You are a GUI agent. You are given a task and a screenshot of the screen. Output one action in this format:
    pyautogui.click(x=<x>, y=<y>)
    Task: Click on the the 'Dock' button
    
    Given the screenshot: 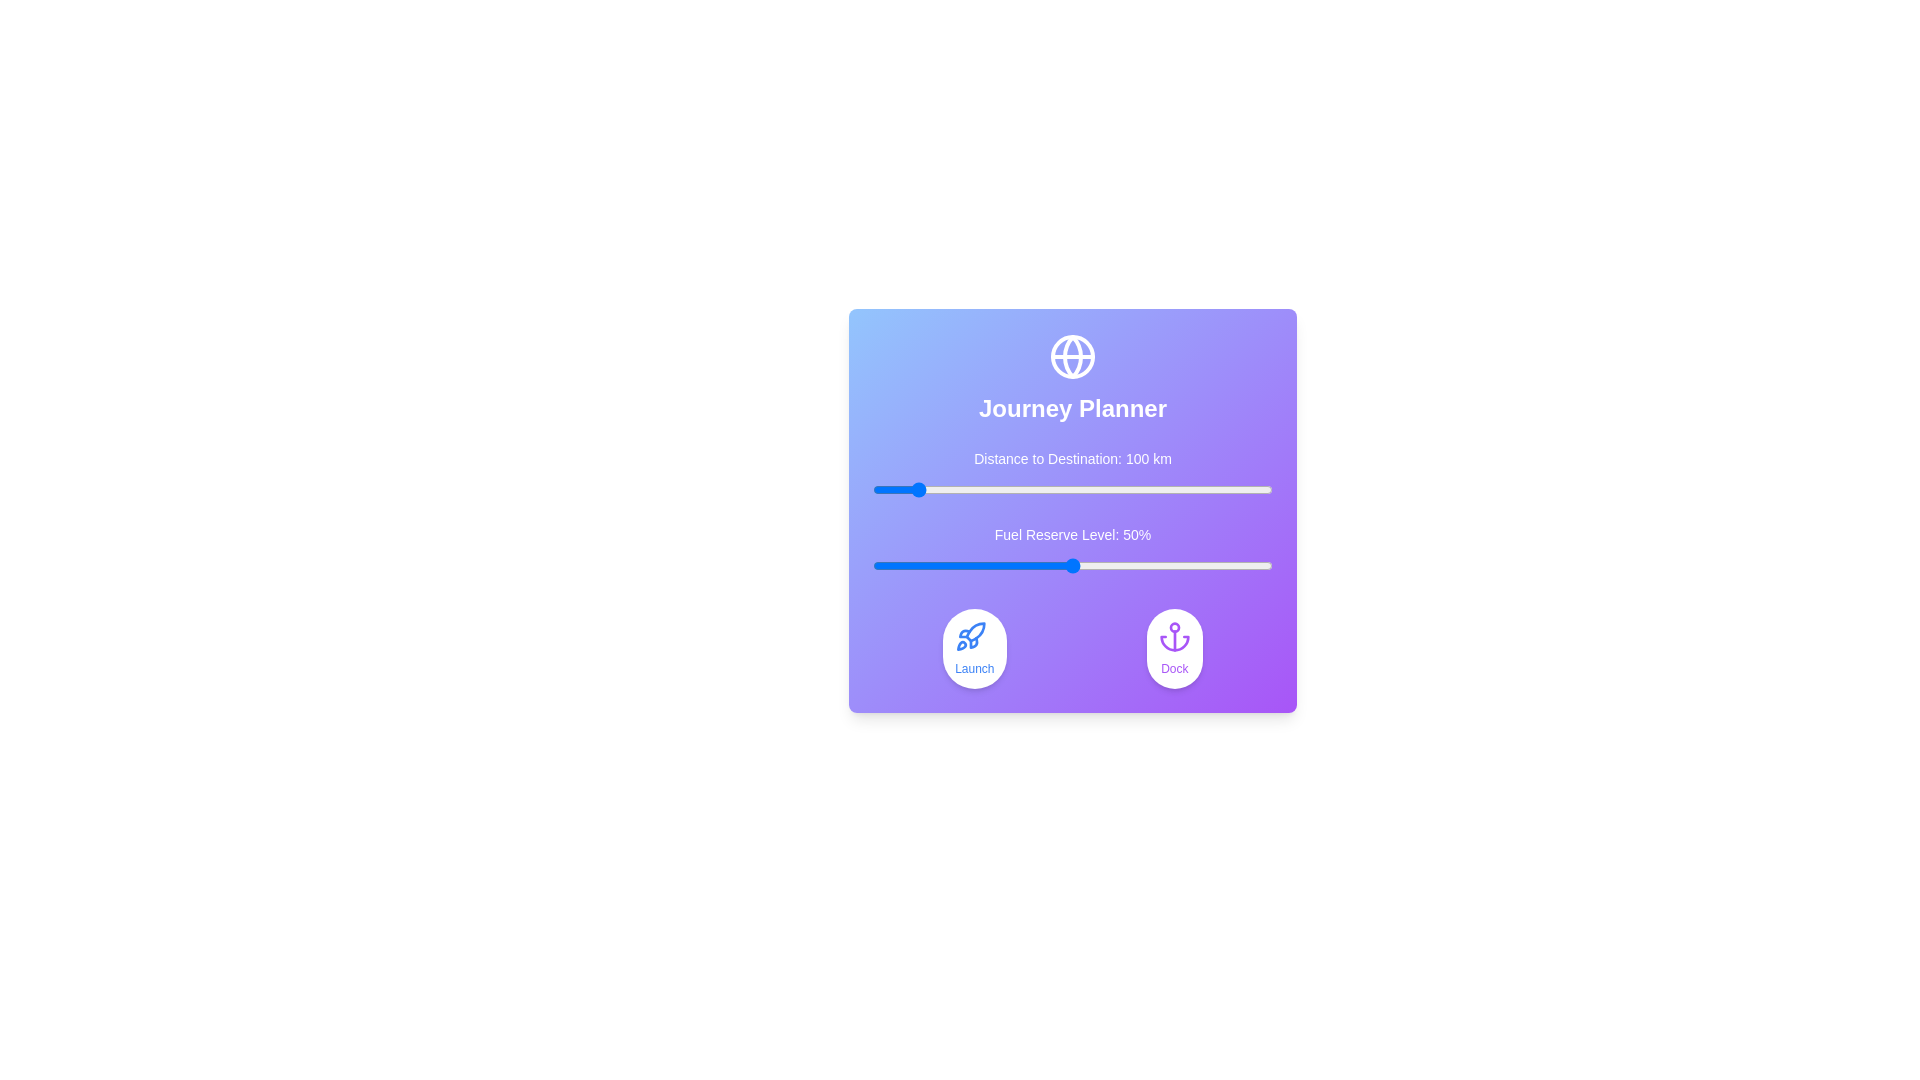 What is the action you would take?
    pyautogui.click(x=1174, y=648)
    